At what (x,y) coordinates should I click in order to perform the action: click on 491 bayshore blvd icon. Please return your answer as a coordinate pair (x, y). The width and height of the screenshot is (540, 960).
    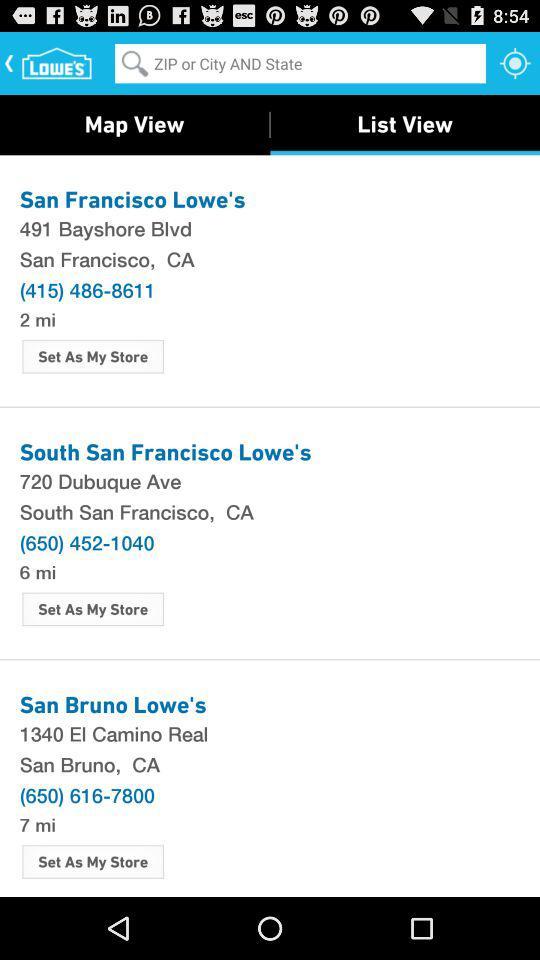
    Looking at the image, I should click on (270, 228).